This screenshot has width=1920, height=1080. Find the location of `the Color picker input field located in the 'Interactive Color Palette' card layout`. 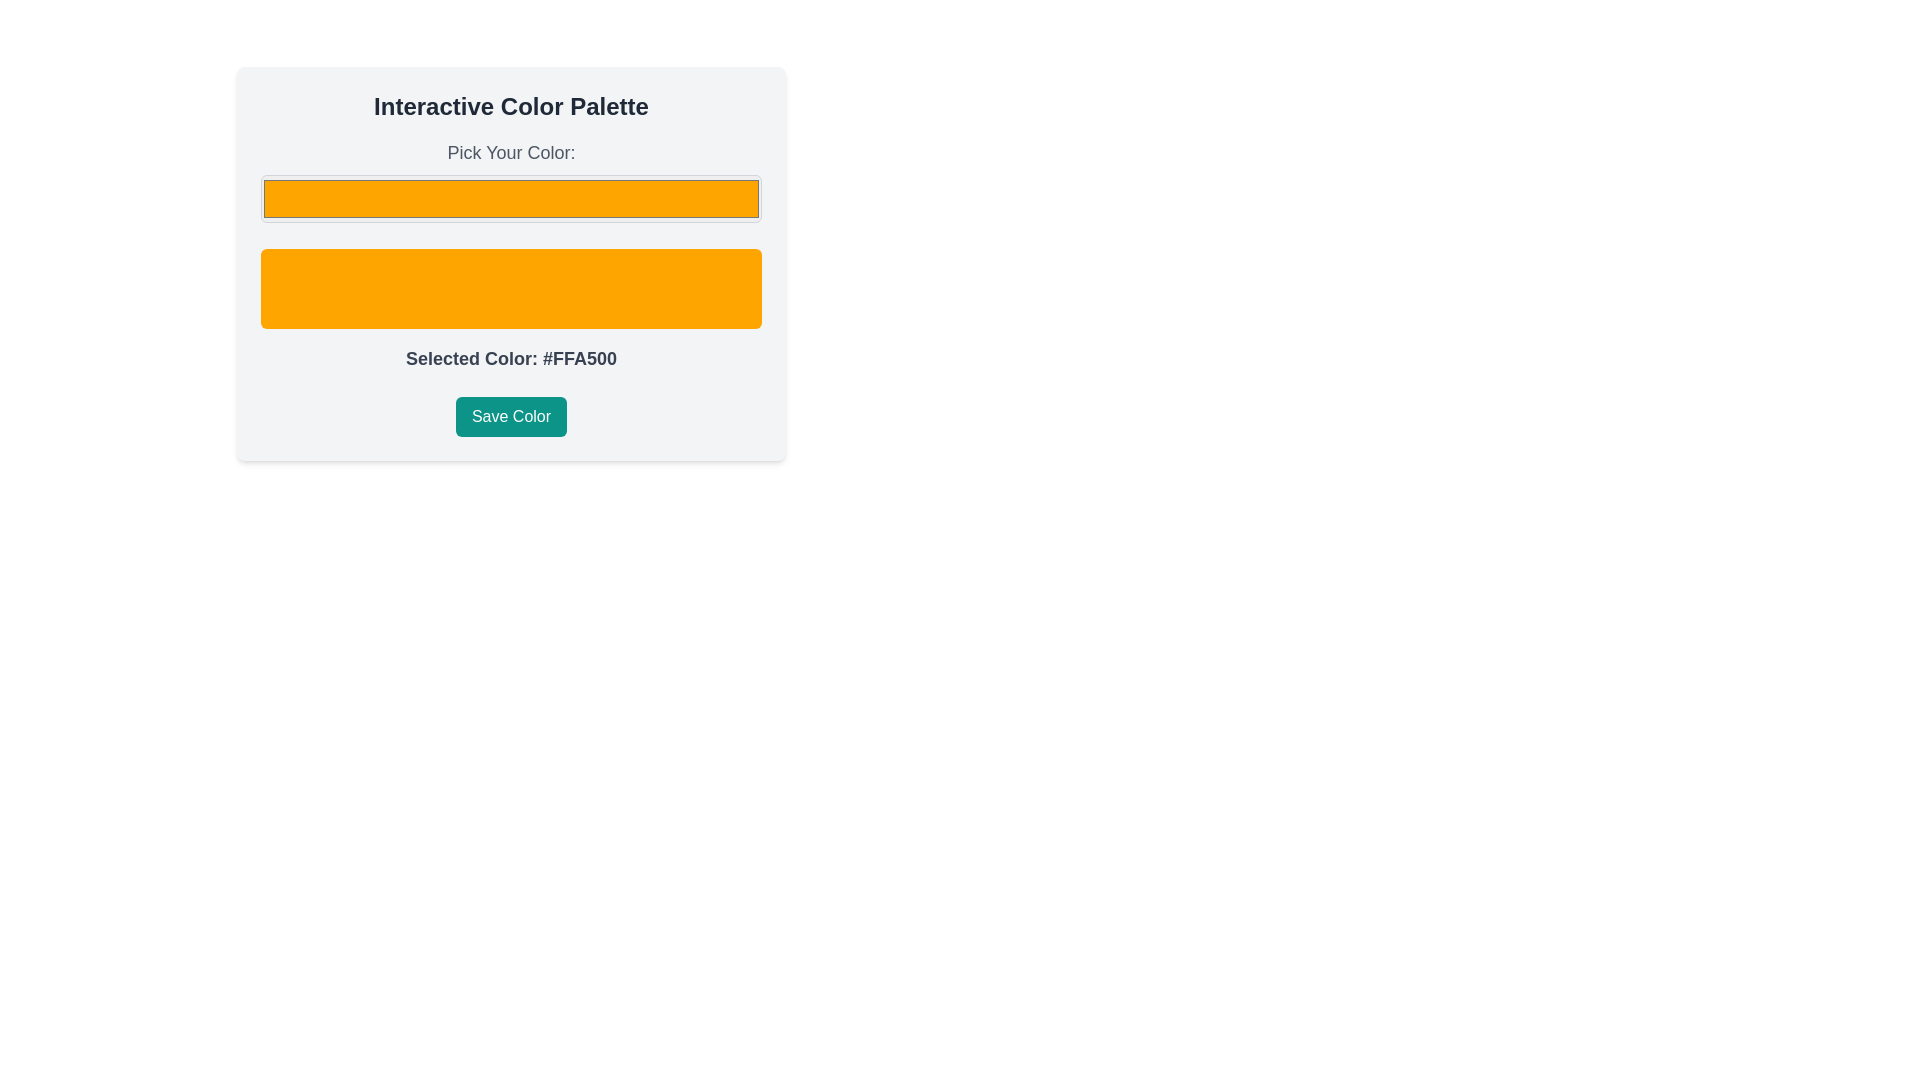

the Color picker input field located in the 'Interactive Color Palette' card layout is located at coordinates (511, 181).